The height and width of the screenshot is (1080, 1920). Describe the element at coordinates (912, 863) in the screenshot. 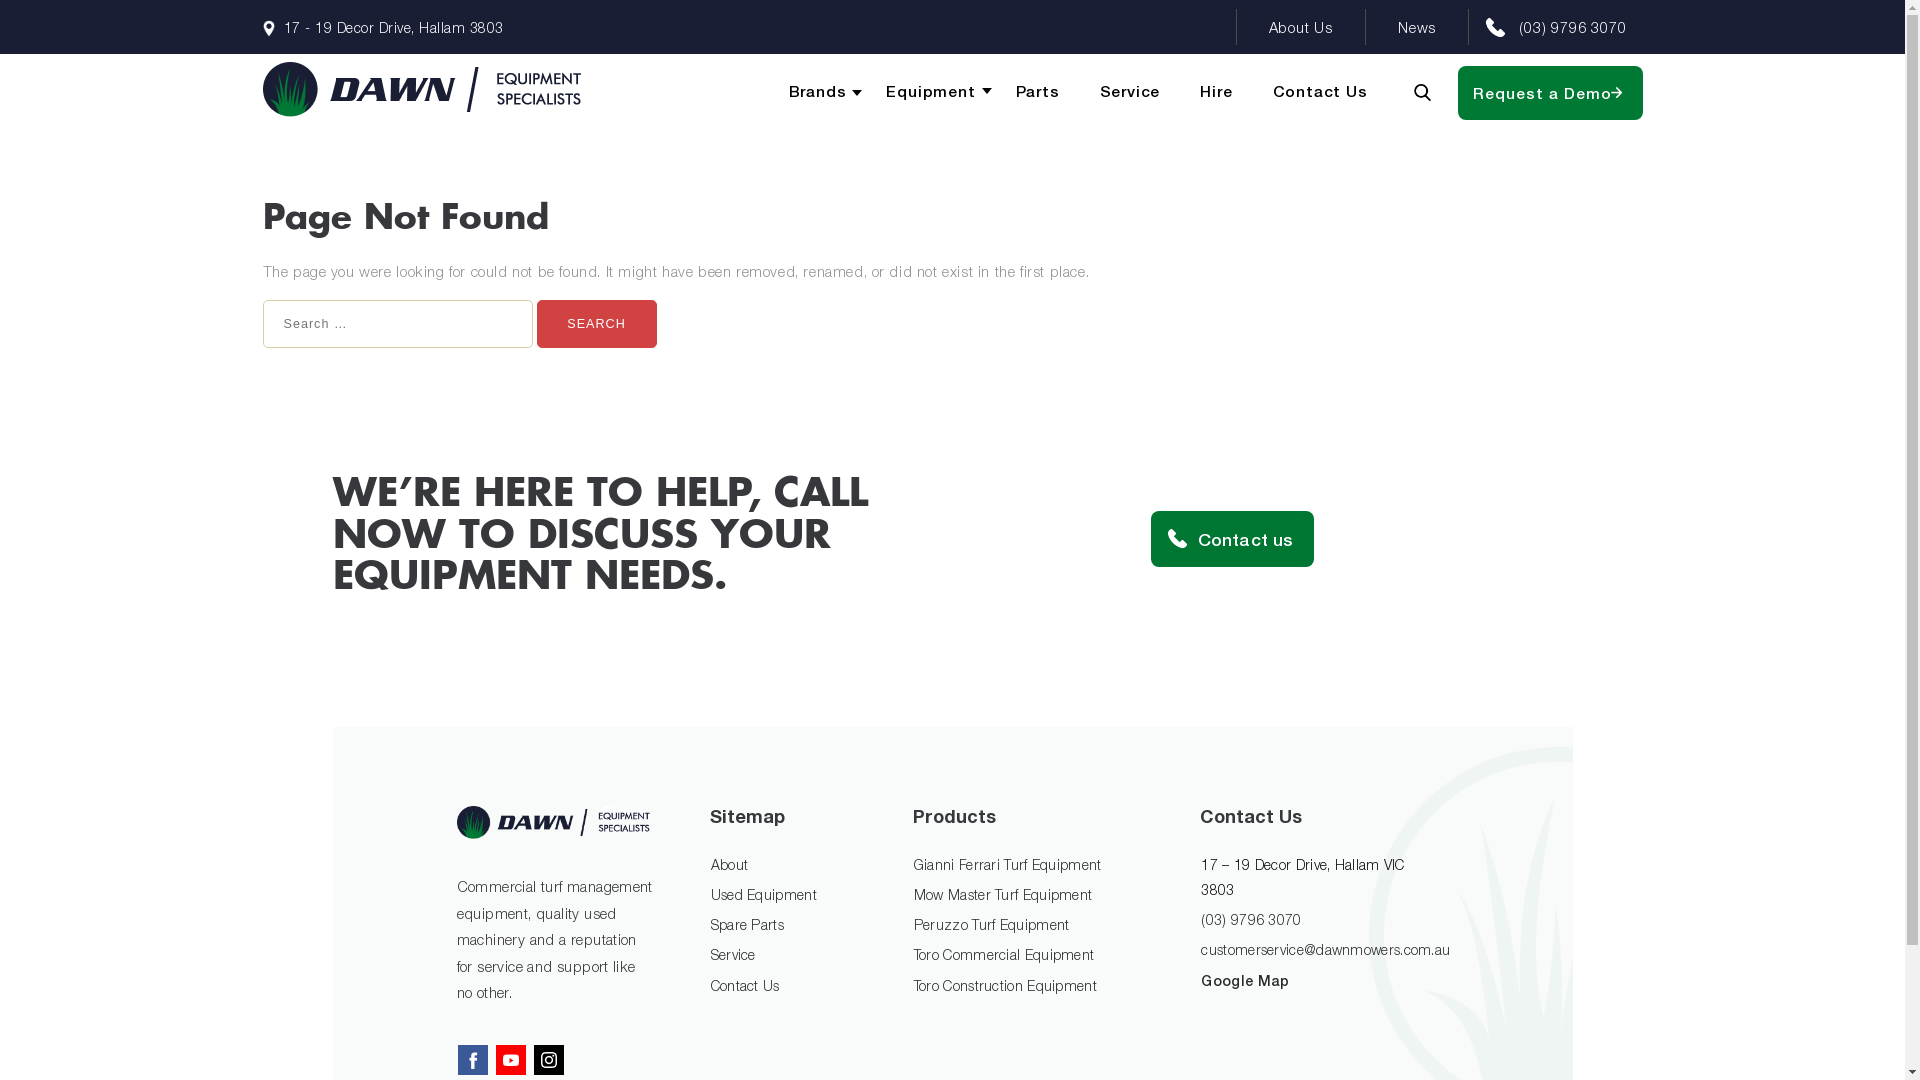

I see `'Gianni Ferrari Turf Equipment'` at that location.